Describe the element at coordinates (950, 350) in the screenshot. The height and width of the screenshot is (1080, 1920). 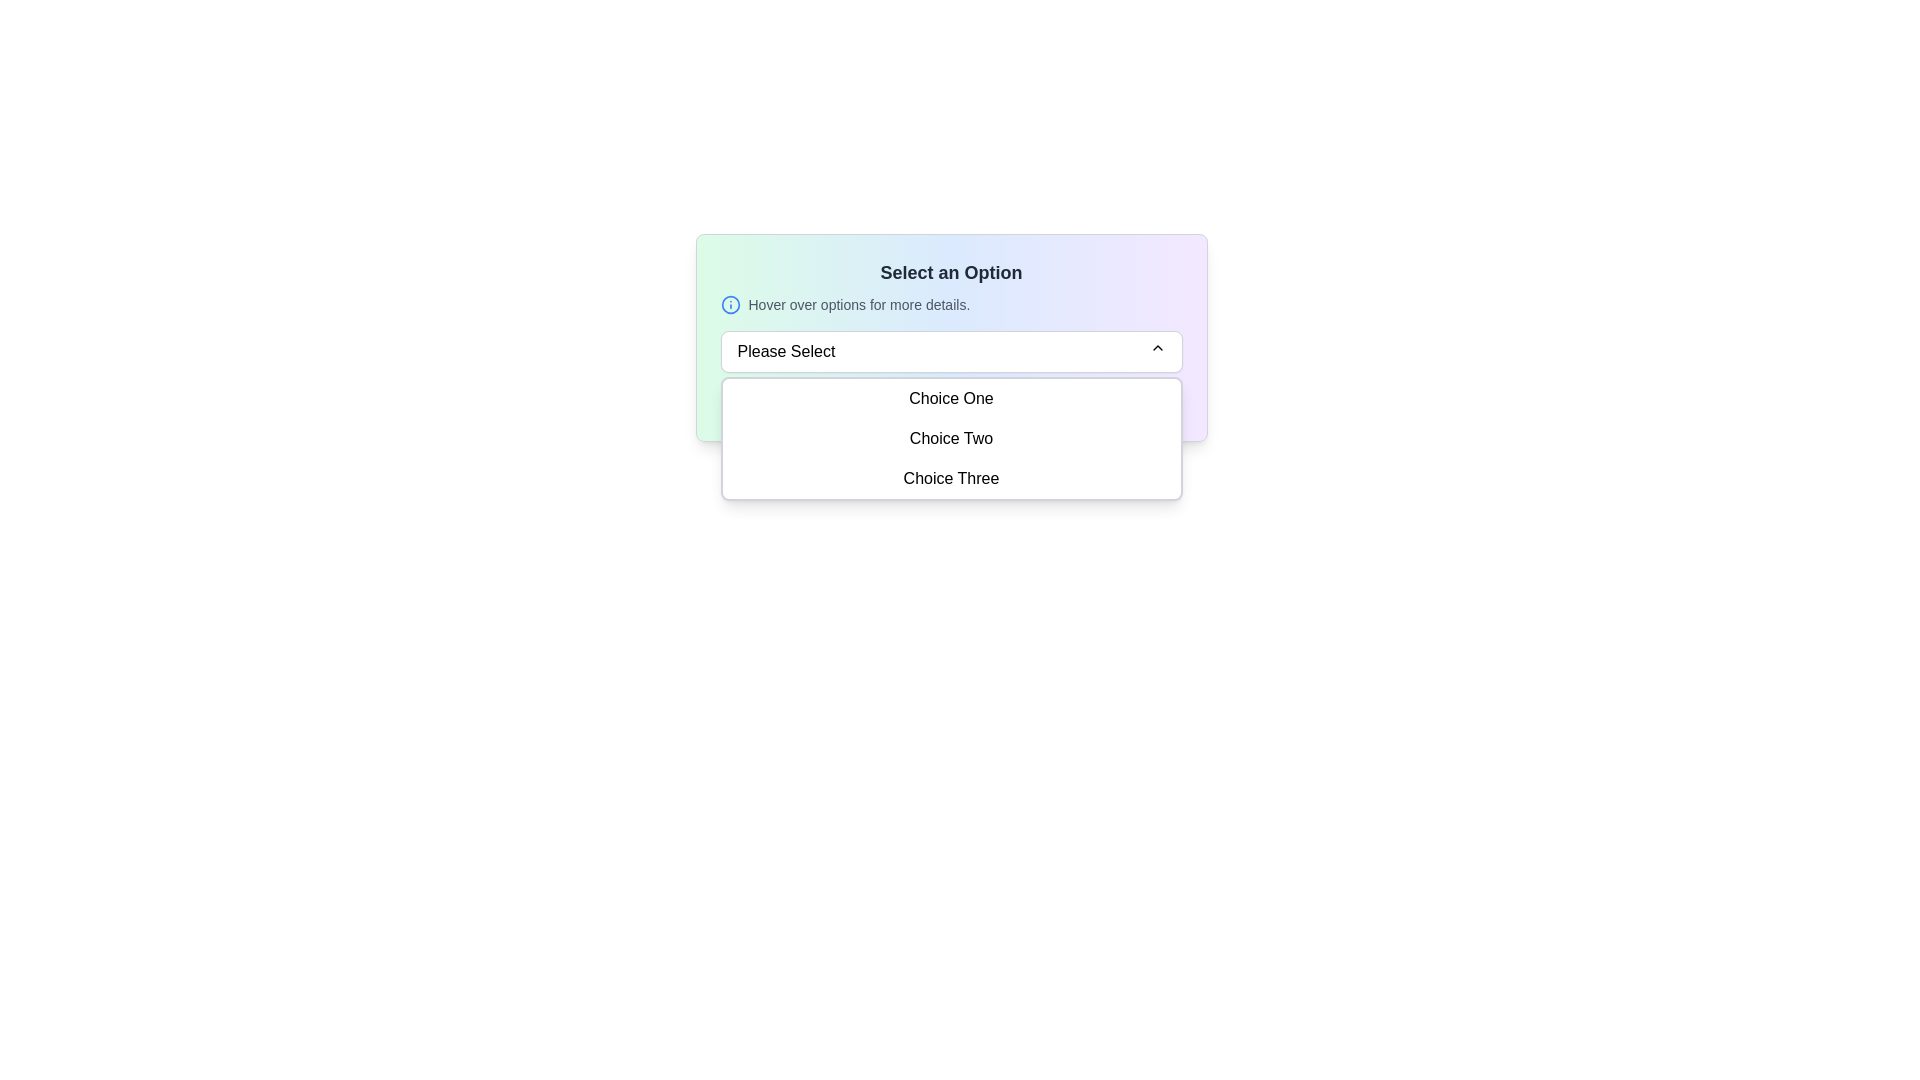
I see `the dropdown menu labeled 'Please Select'` at that location.